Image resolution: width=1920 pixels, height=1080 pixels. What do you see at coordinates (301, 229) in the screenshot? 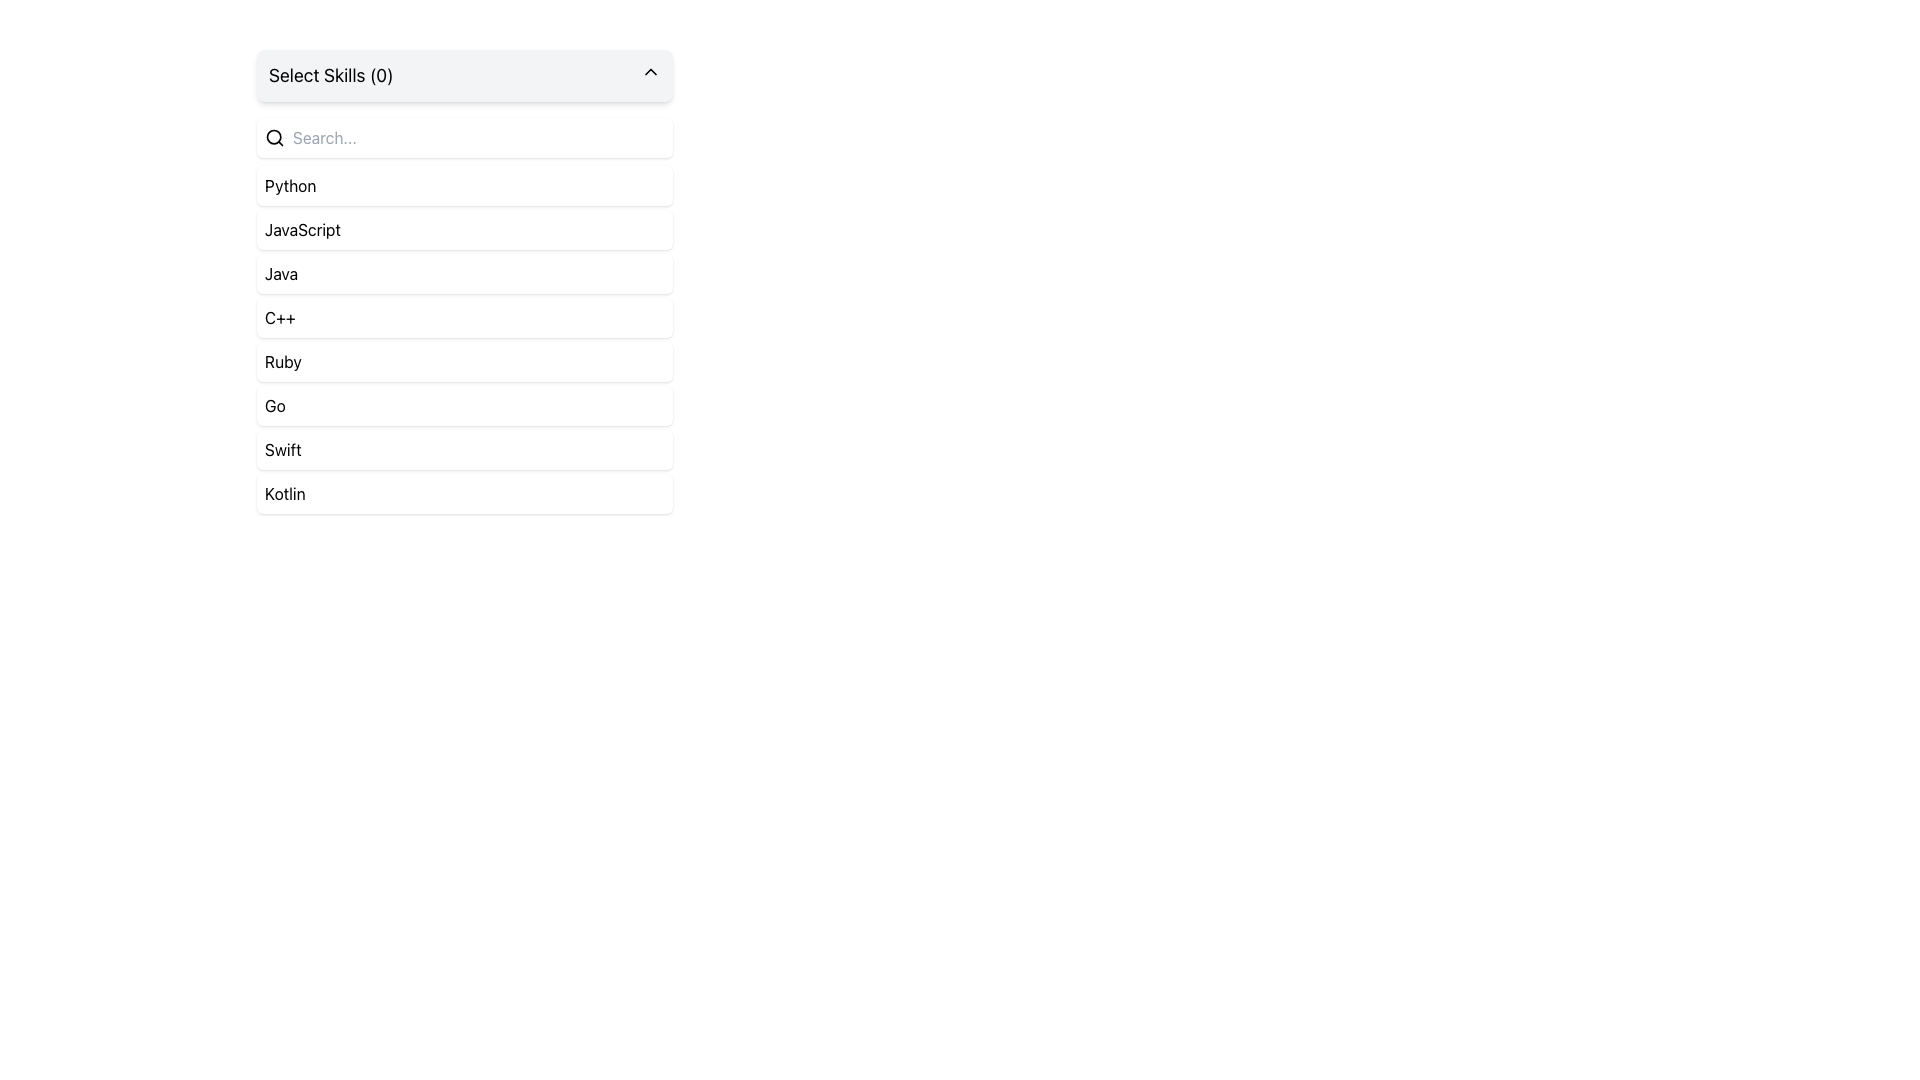
I see `the 'JavaScript' option in the dropdown menu` at bounding box center [301, 229].